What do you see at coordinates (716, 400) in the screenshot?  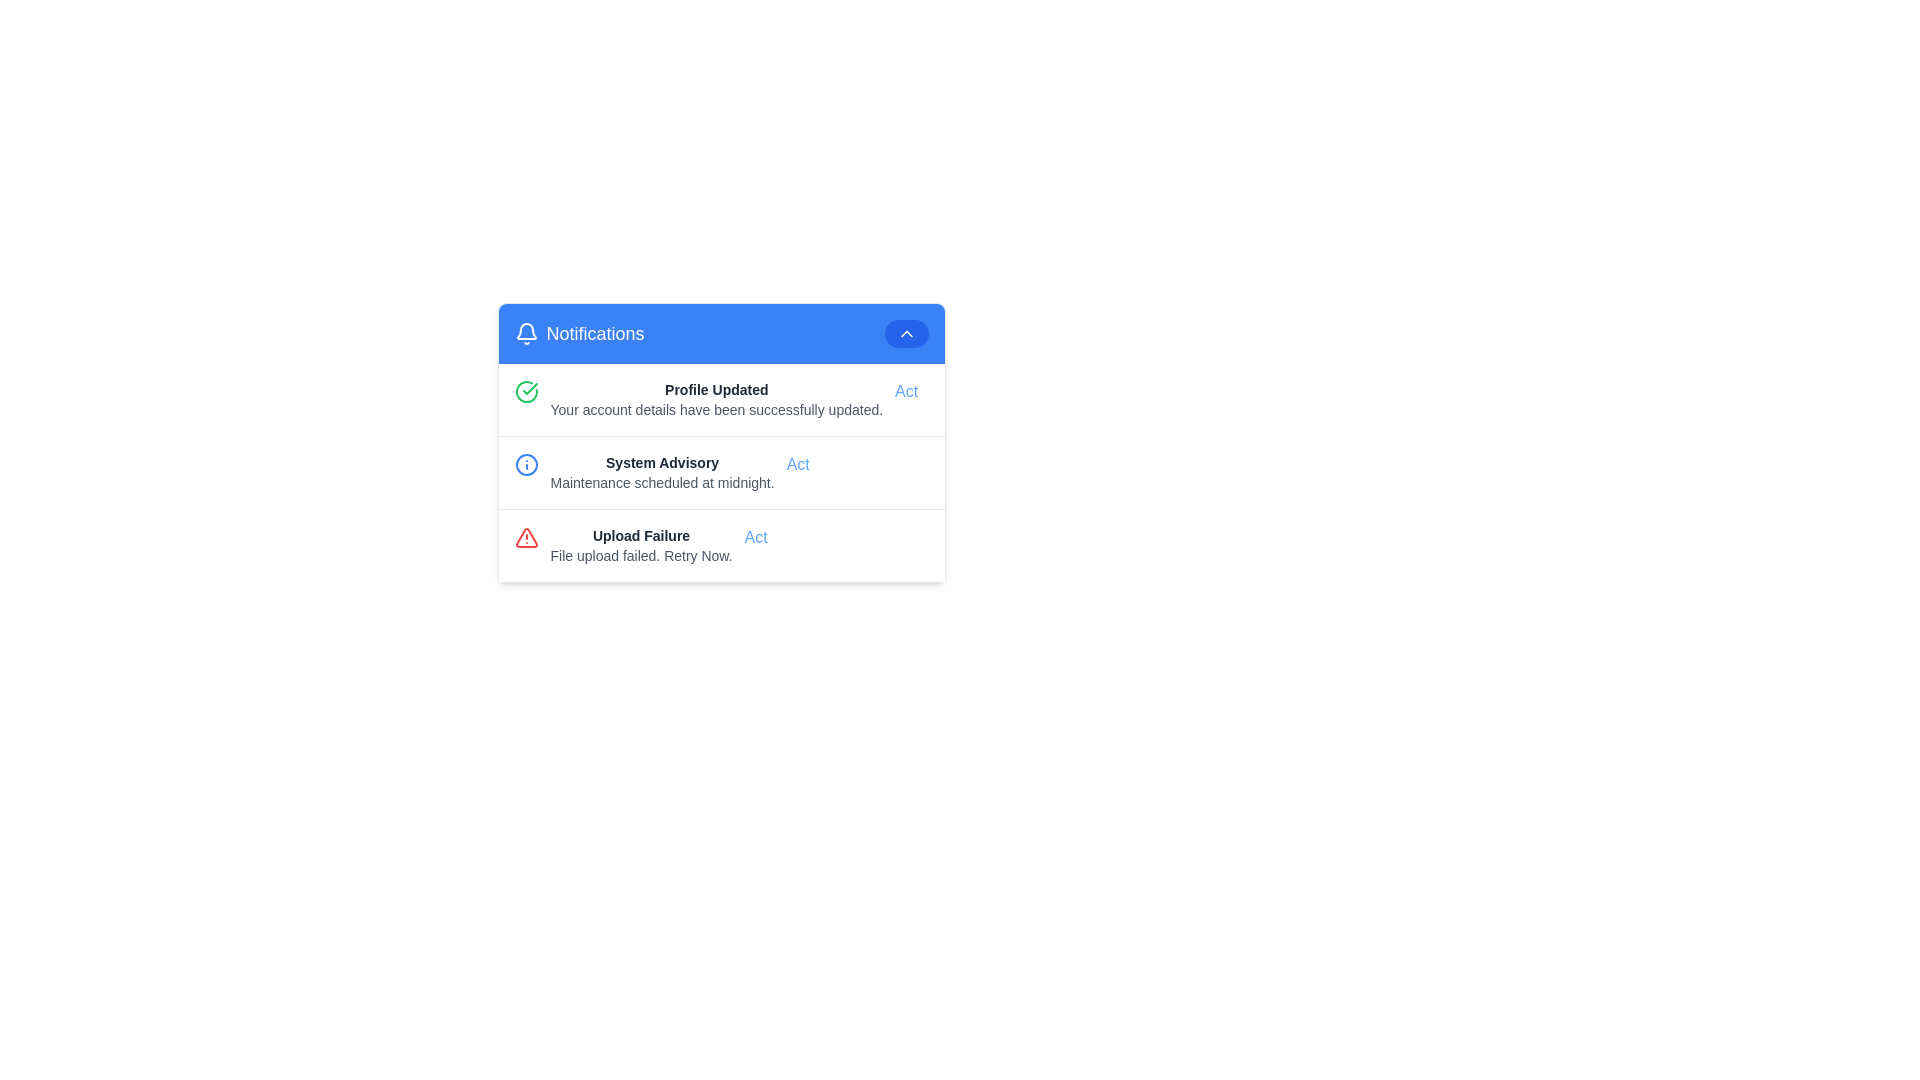 I see `the static text element that confirms an account update, which is positioned below a green checkmark icon and to the left of a blue 'Act' link` at bounding box center [716, 400].